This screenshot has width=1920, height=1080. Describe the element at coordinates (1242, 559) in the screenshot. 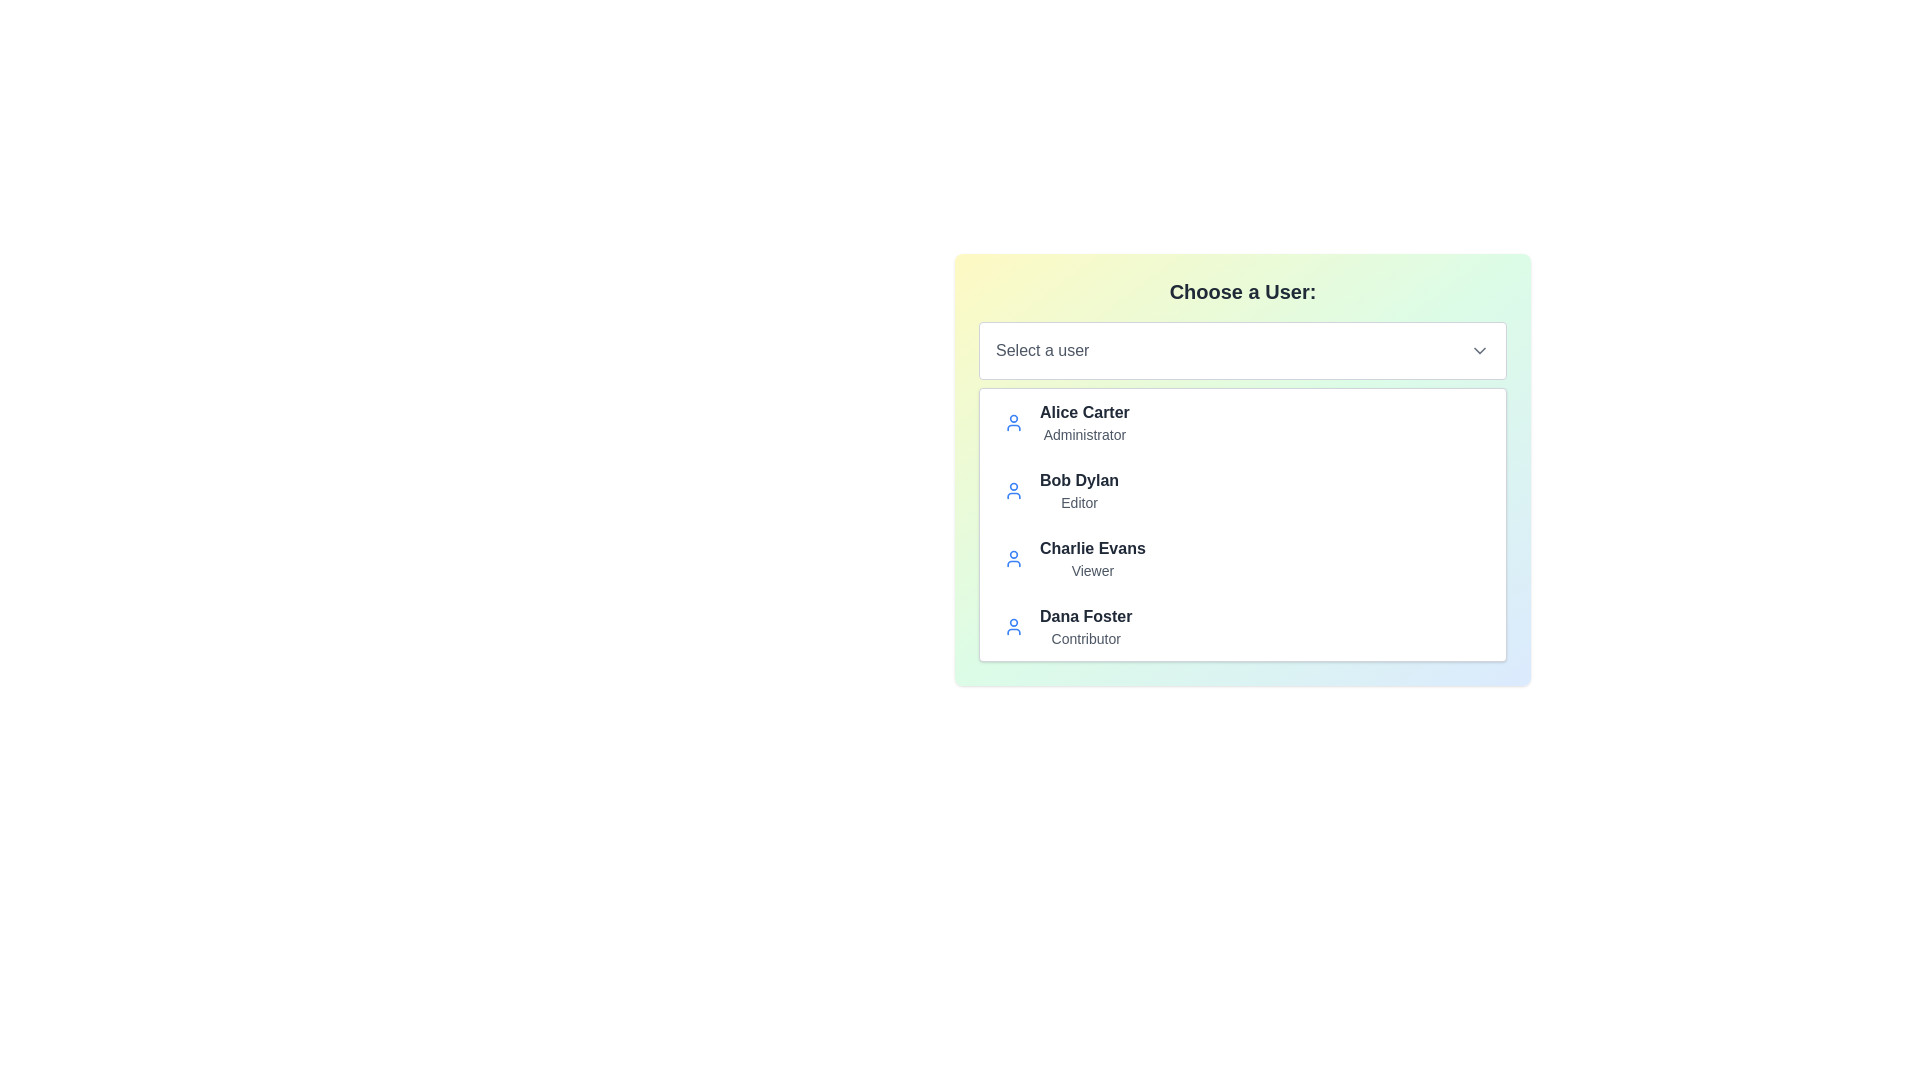

I see `the selectable user profile 'Charlie Evans' in the dropdown menu for additional details` at that location.